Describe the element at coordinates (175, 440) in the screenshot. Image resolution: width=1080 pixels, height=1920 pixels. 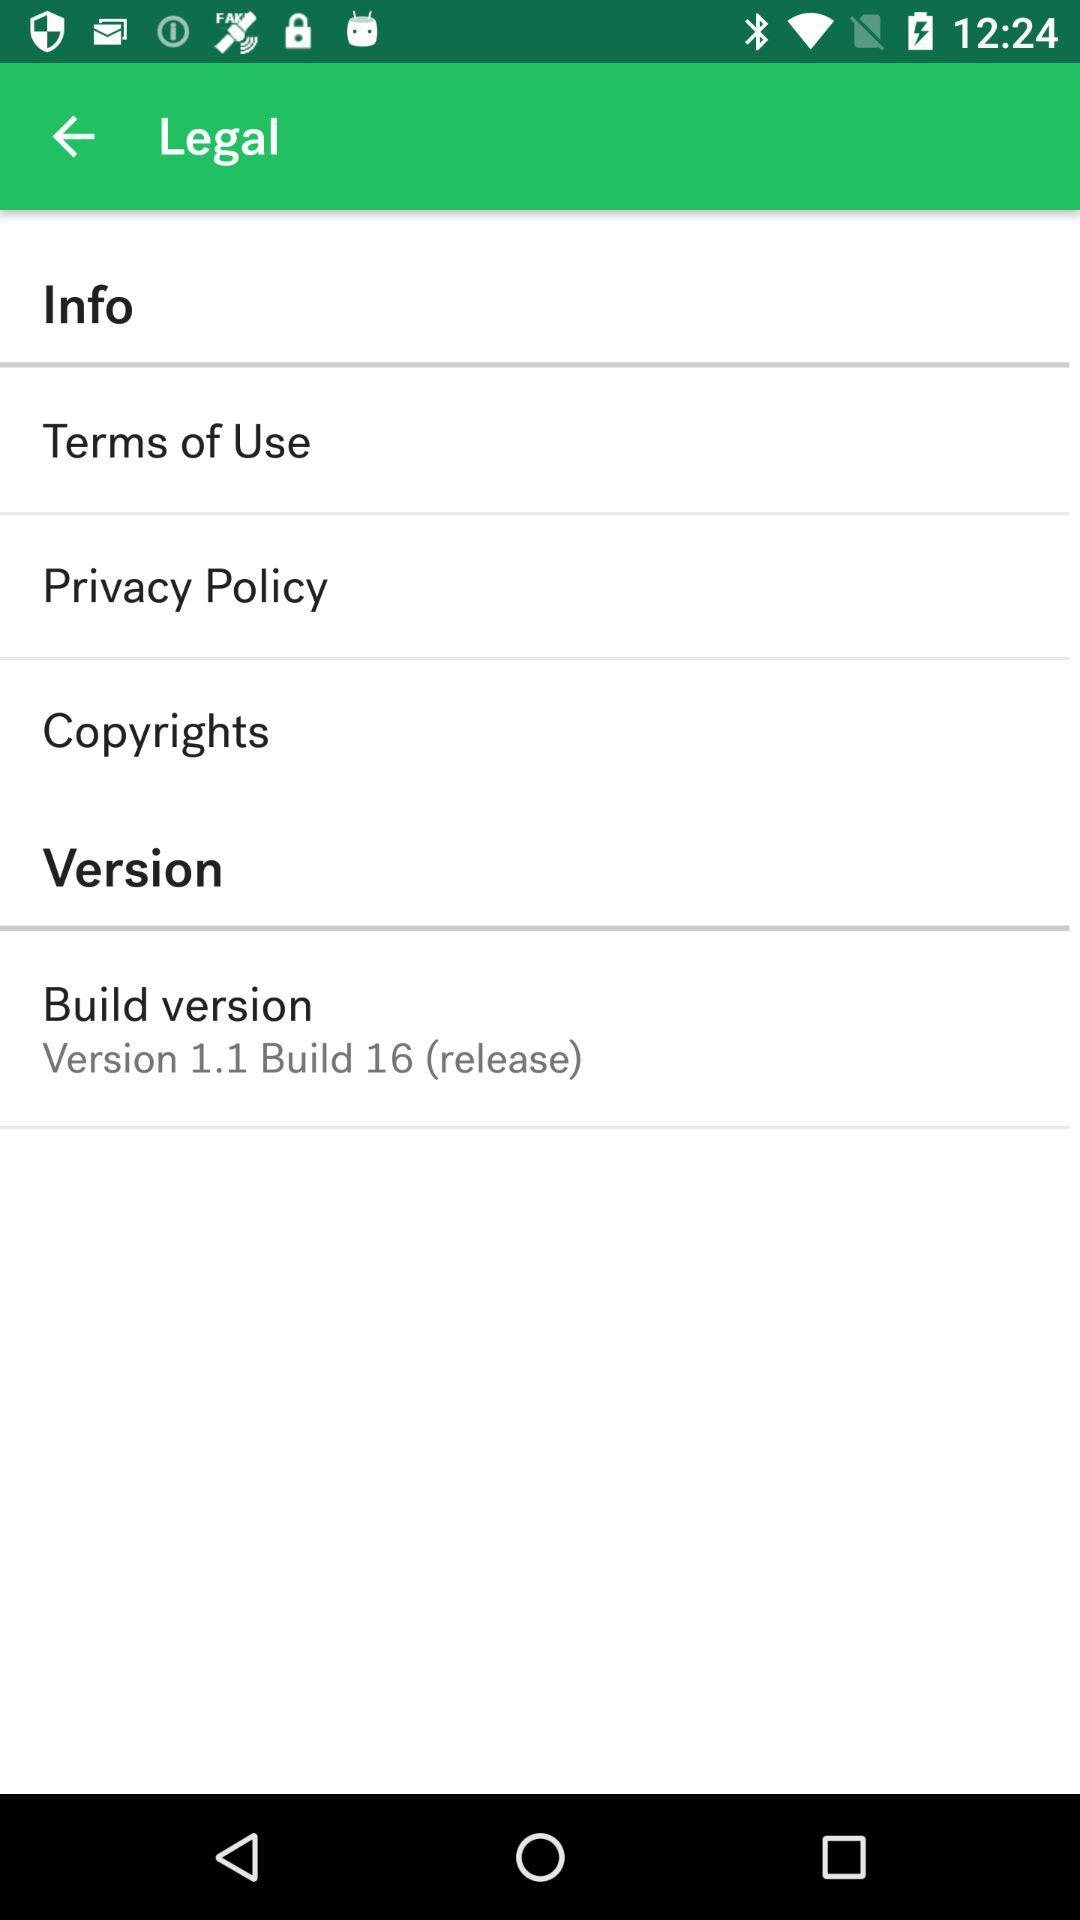
I see `terms of use icon` at that location.